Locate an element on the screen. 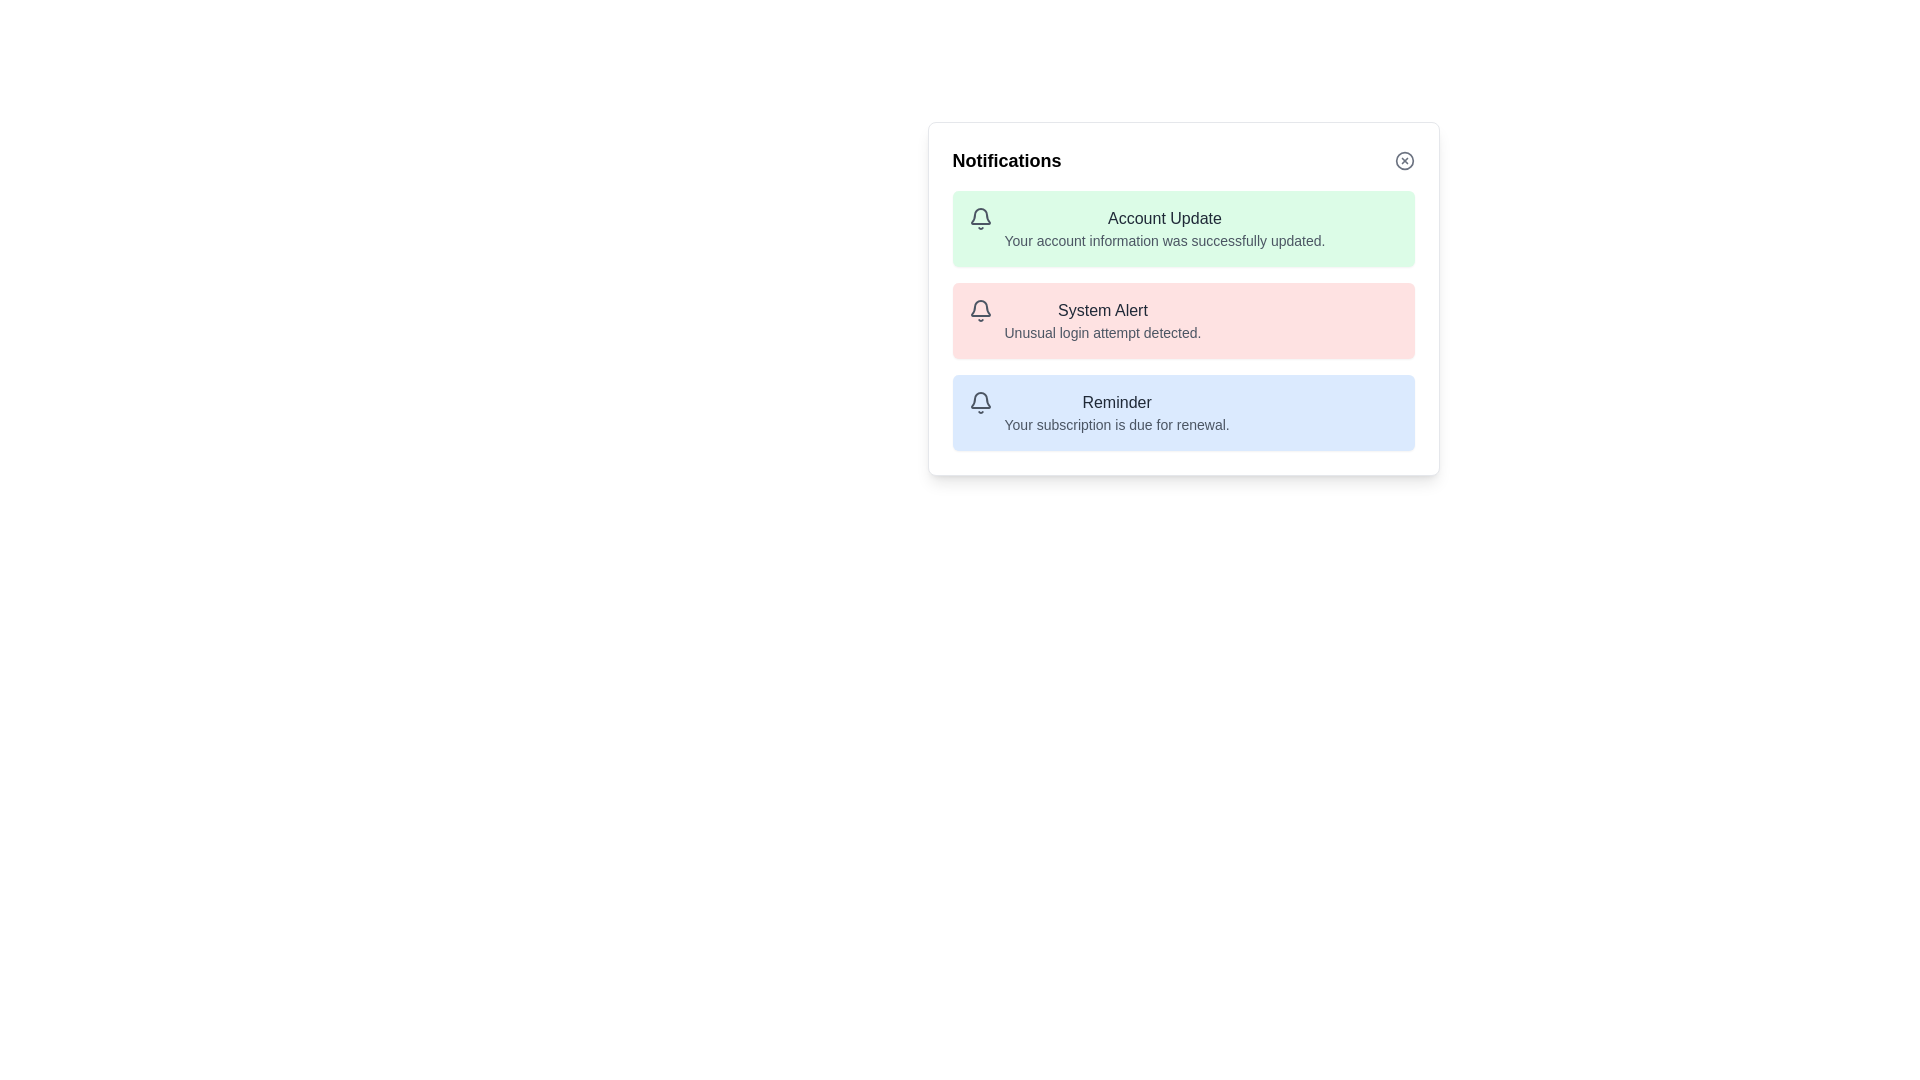  the 'Account Update' notification text block, which is the top notification in the list with a light green background is located at coordinates (1164, 227).